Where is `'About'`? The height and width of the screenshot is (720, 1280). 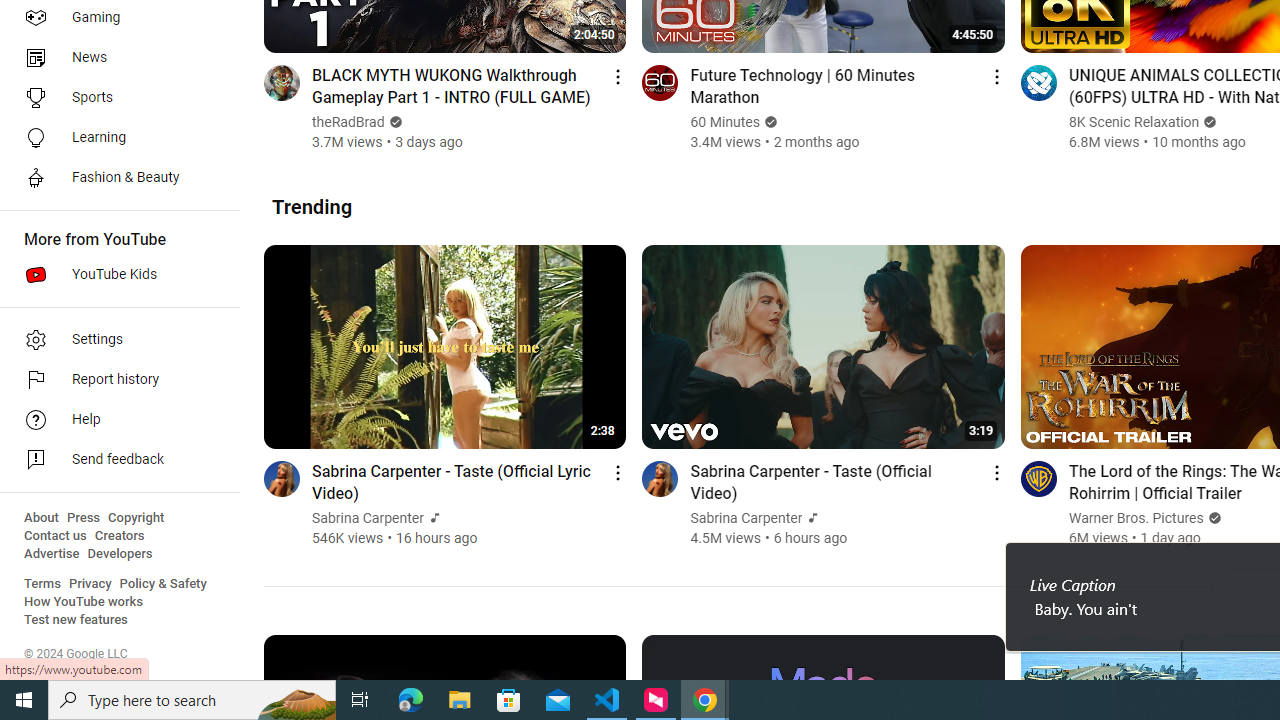 'About' is located at coordinates (41, 517).